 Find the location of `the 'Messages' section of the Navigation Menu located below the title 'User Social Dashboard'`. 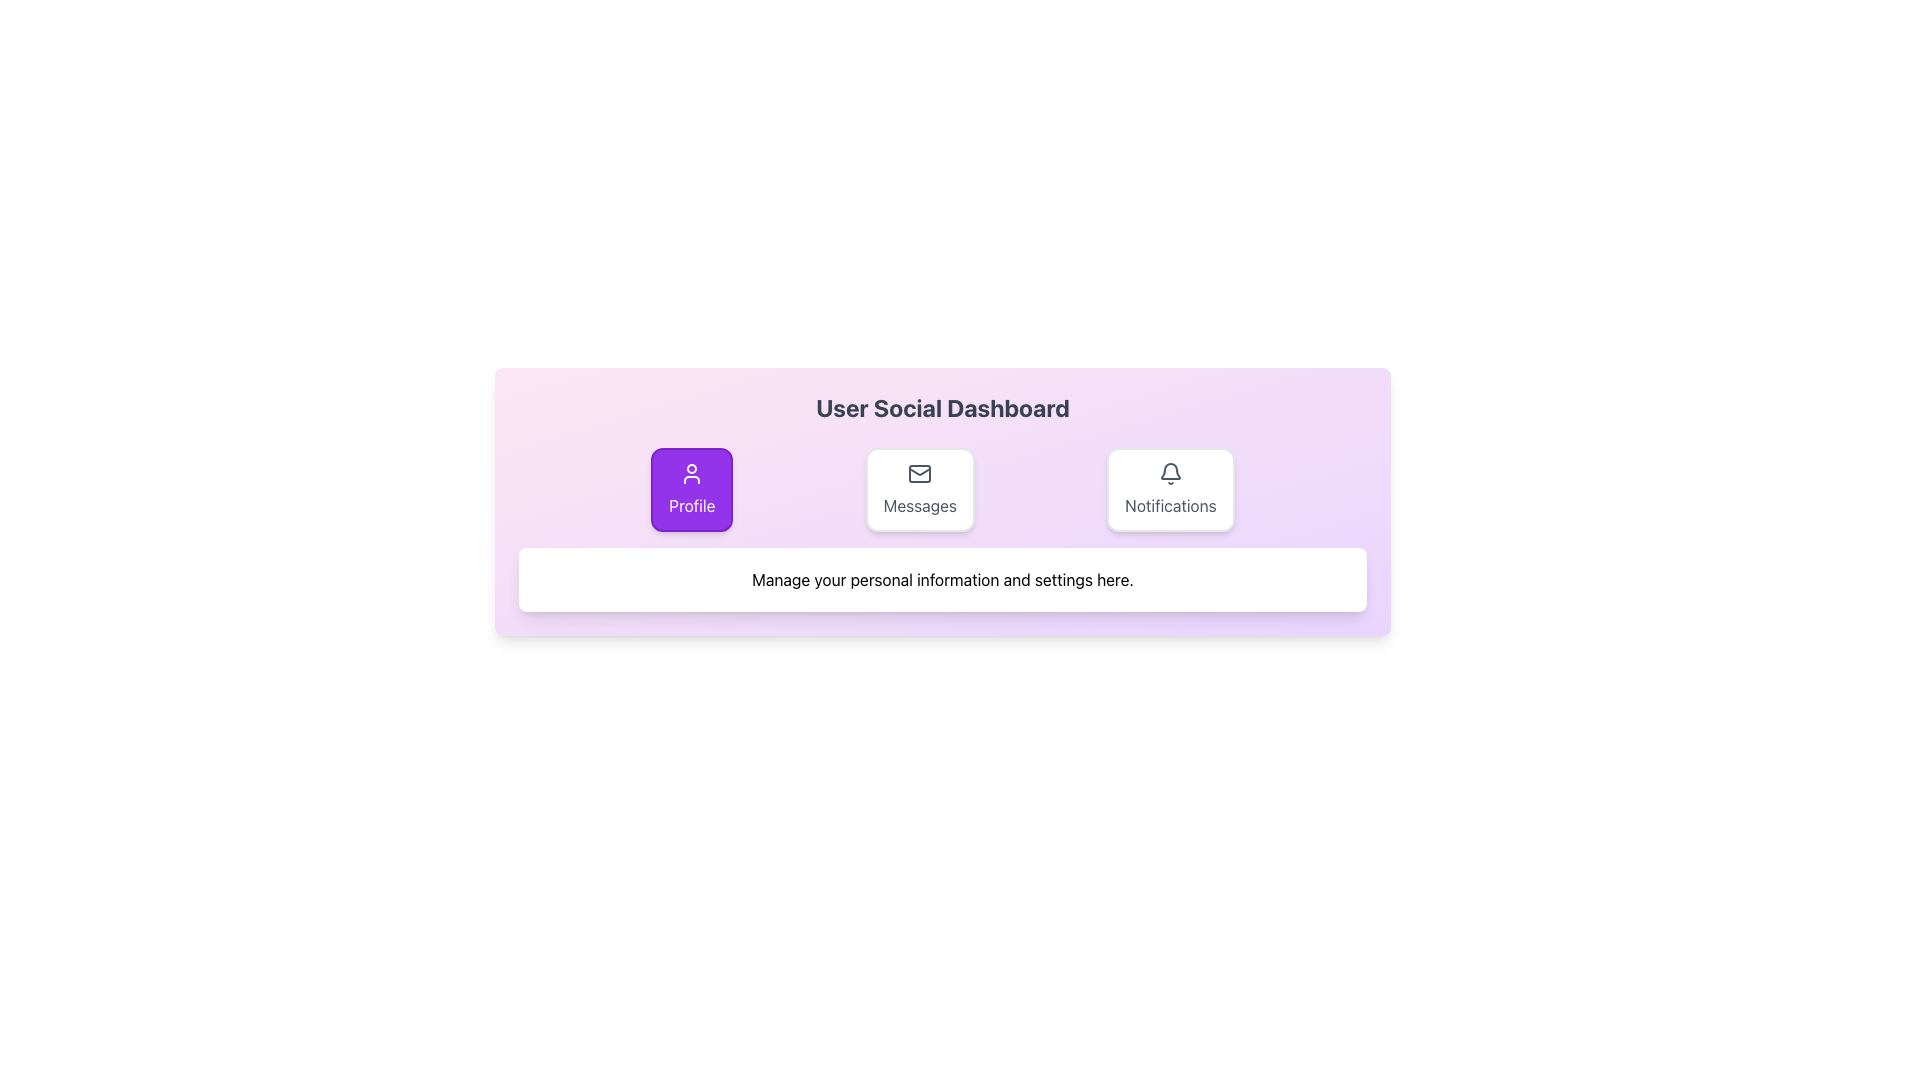

the 'Messages' section of the Navigation Menu located below the title 'User Social Dashboard' is located at coordinates (941, 489).